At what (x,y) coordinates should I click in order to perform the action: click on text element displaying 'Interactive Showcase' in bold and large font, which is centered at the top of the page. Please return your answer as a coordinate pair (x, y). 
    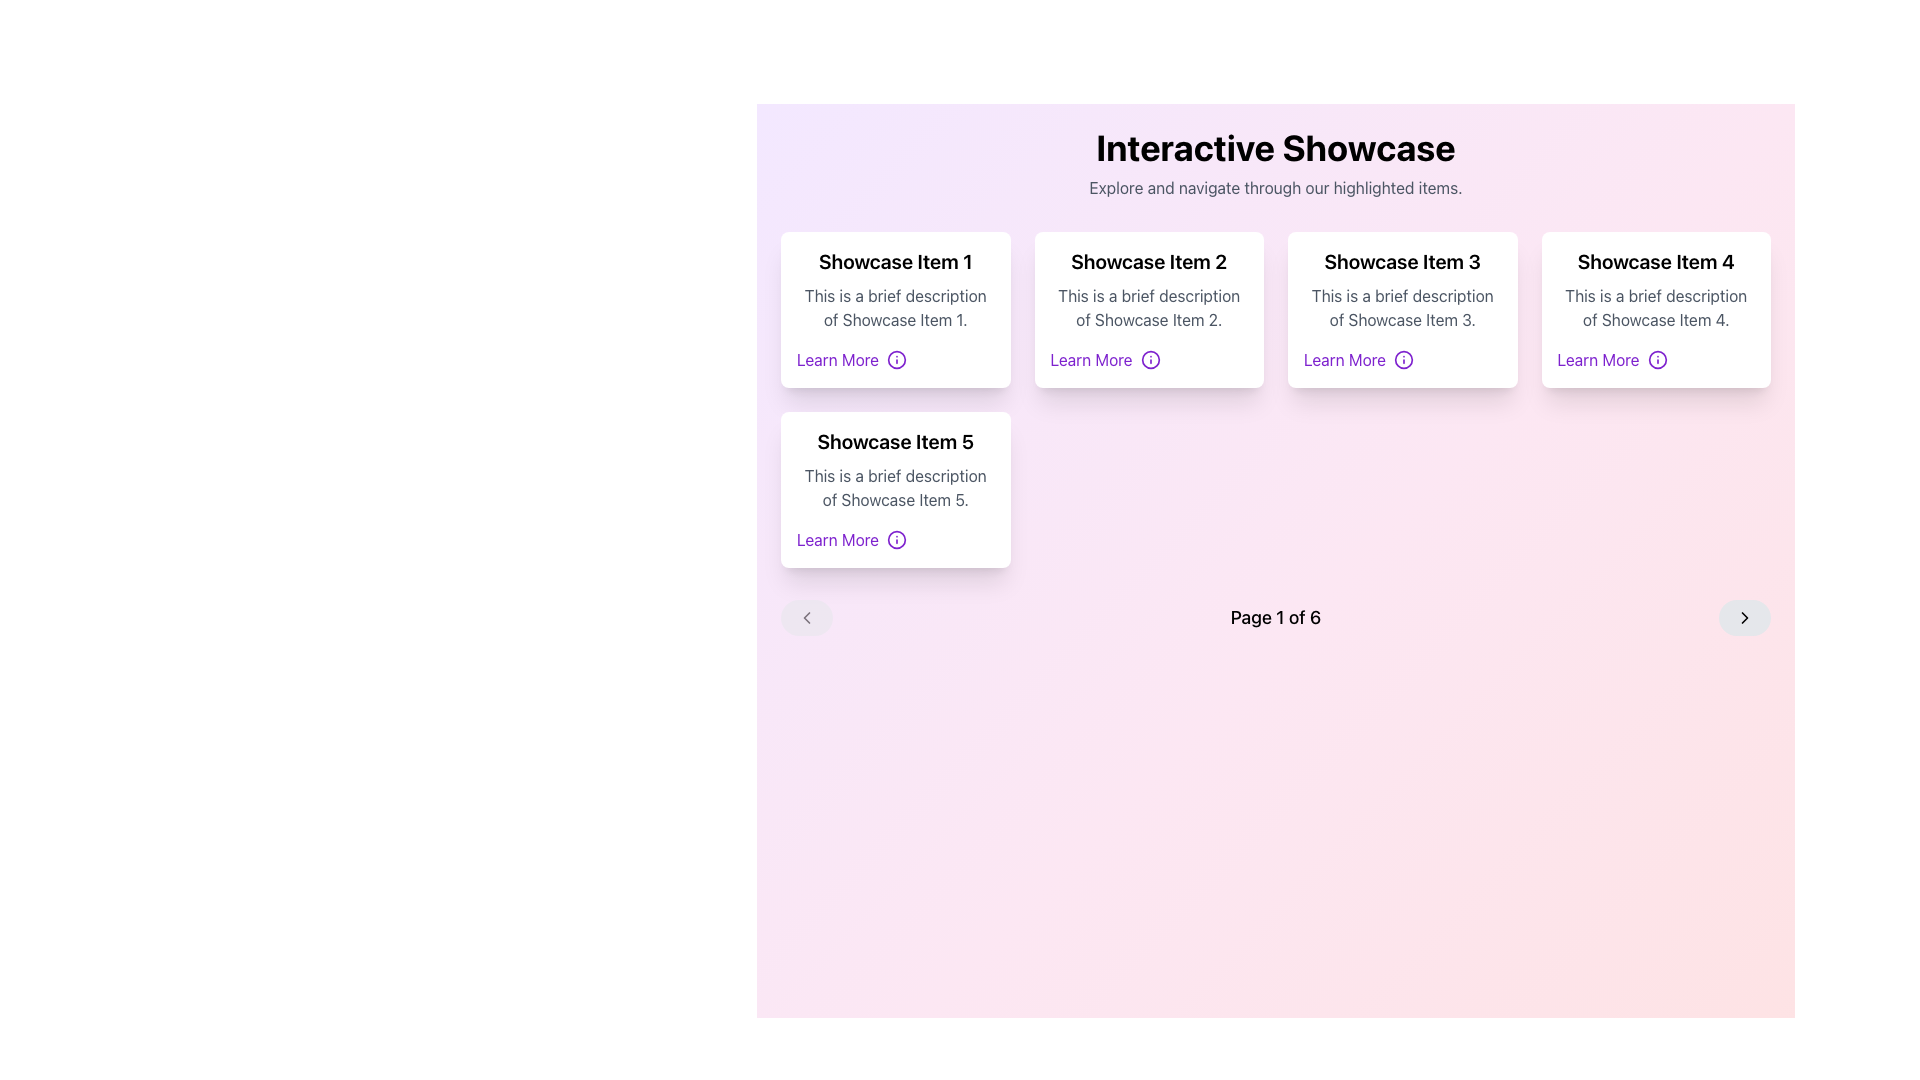
    Looking at the image, I should click on (1275, 146).